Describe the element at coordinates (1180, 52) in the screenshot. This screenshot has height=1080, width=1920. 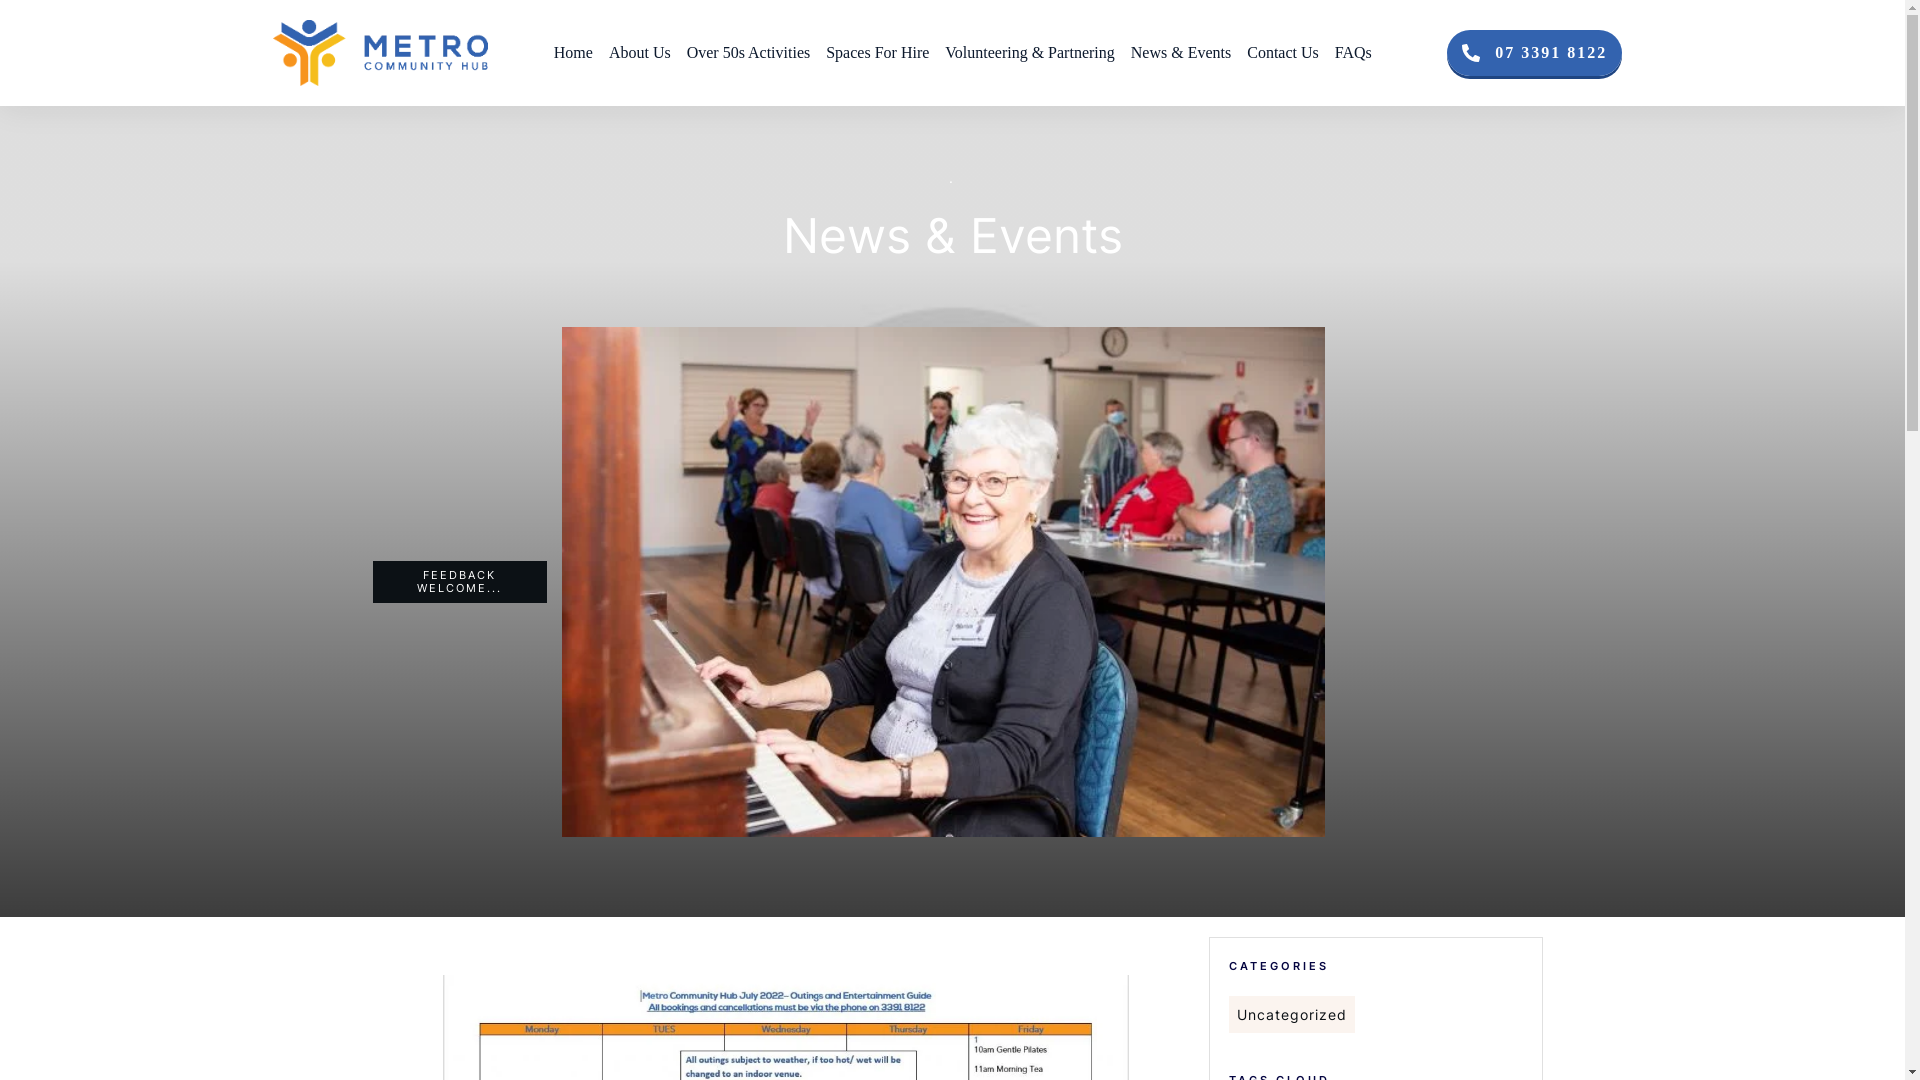
I see `'News & Events'` at that location.